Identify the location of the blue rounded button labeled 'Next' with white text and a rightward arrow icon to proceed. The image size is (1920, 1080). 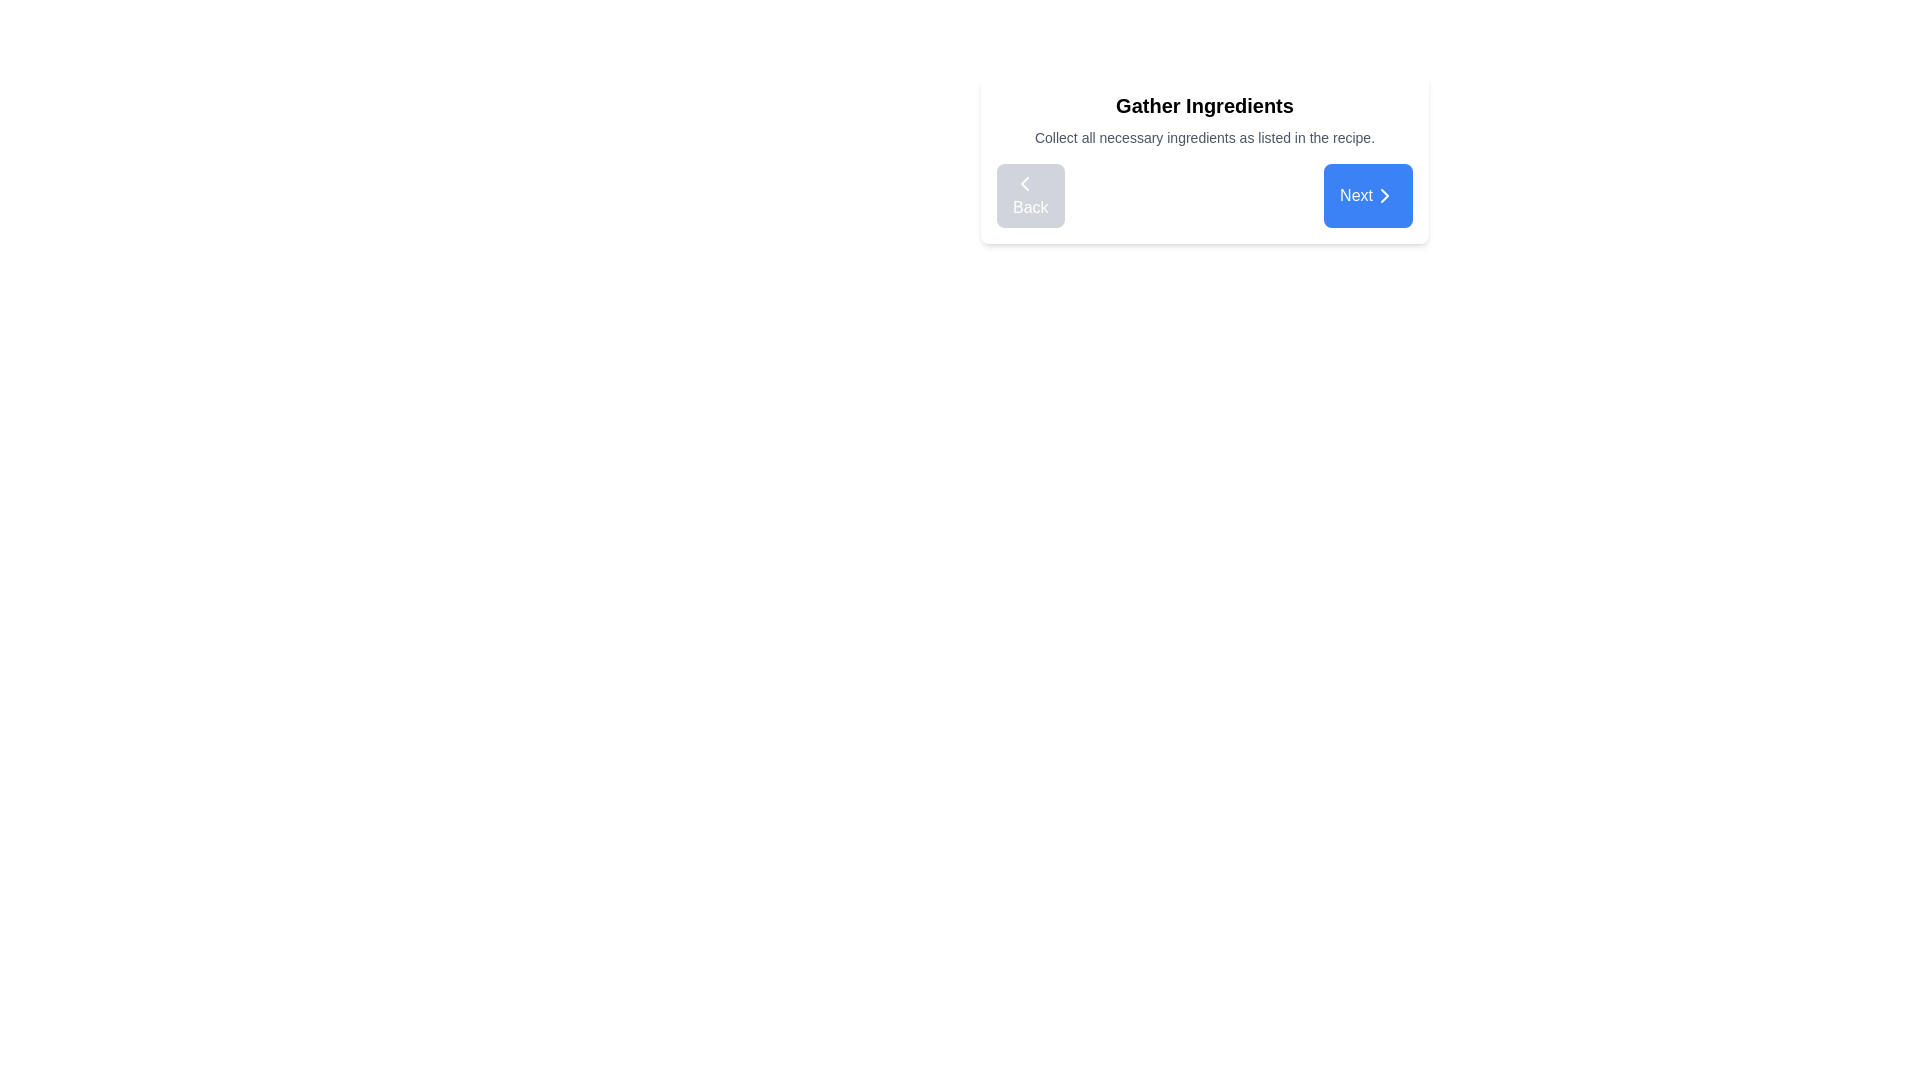
(1367, 196).